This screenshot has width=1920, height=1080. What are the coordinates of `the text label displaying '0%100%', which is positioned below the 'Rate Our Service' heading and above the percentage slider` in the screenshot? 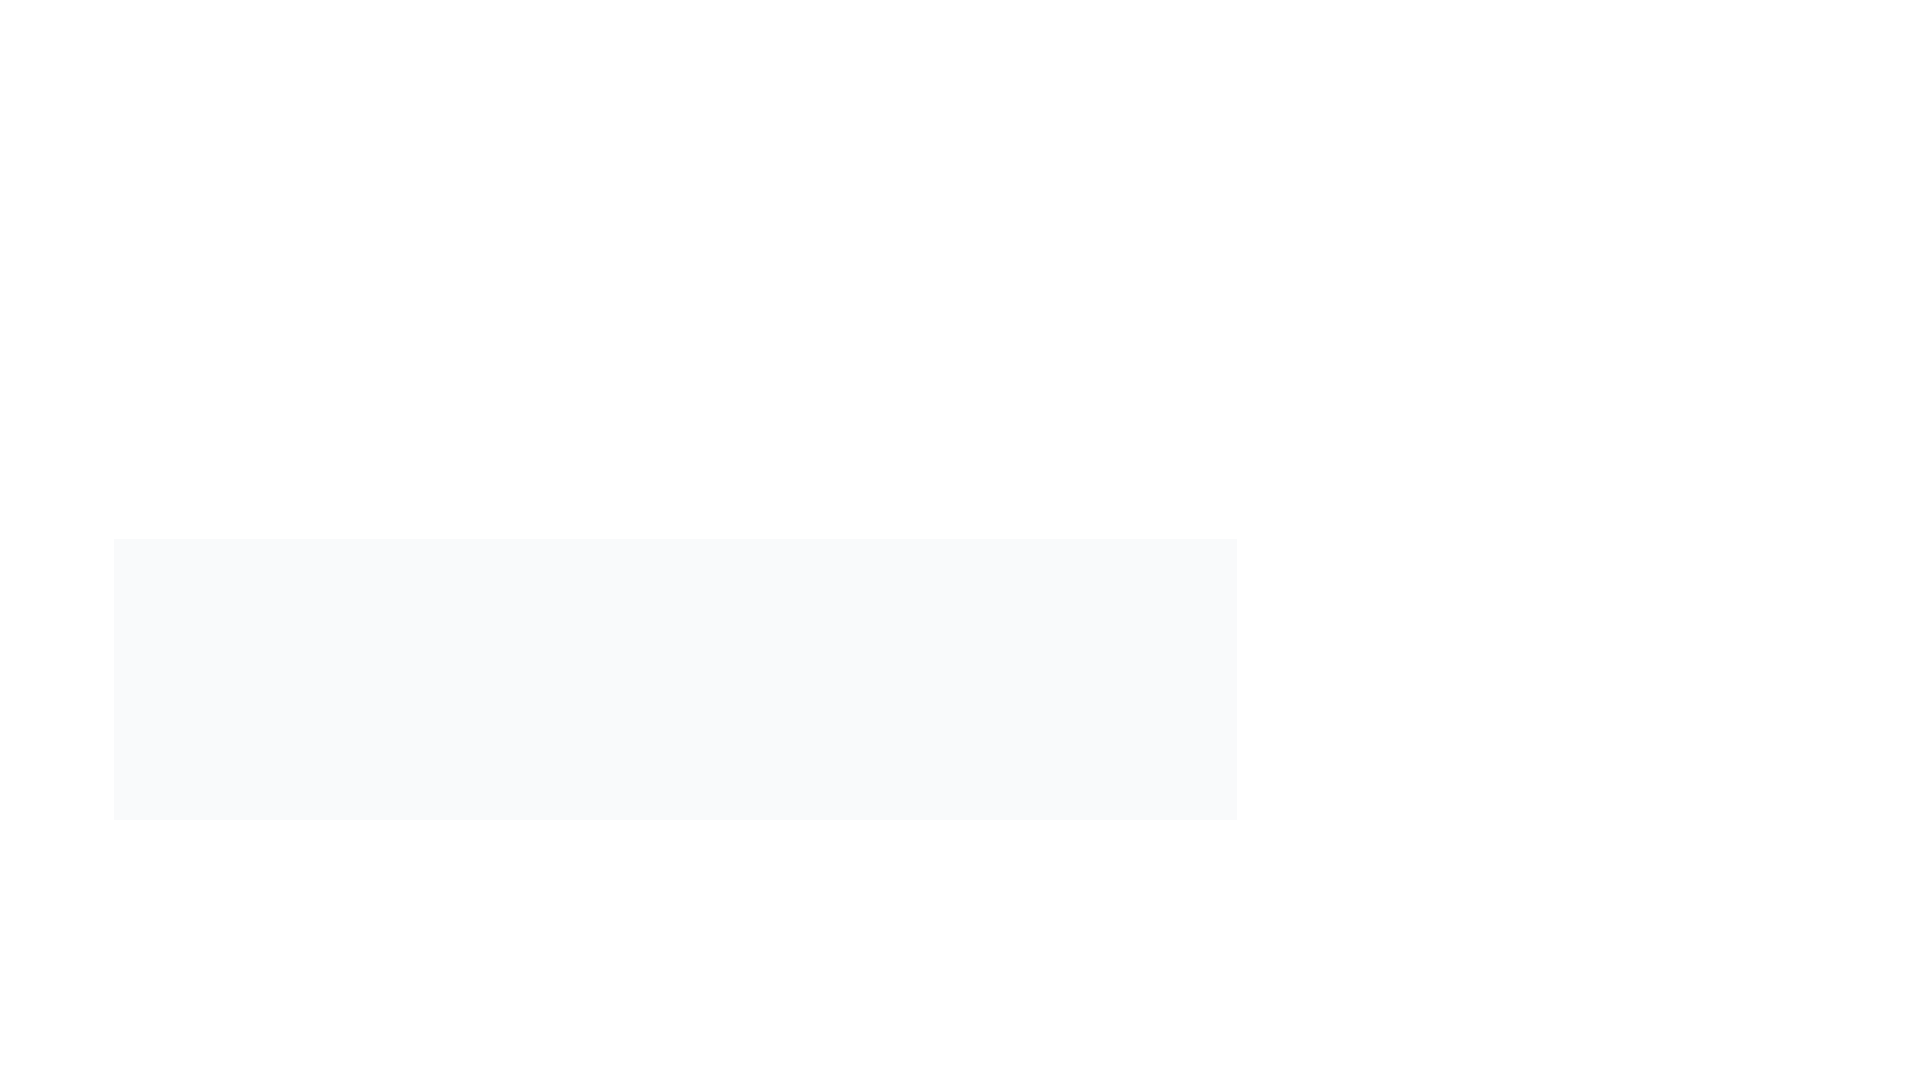 It's located at (675, 1025).